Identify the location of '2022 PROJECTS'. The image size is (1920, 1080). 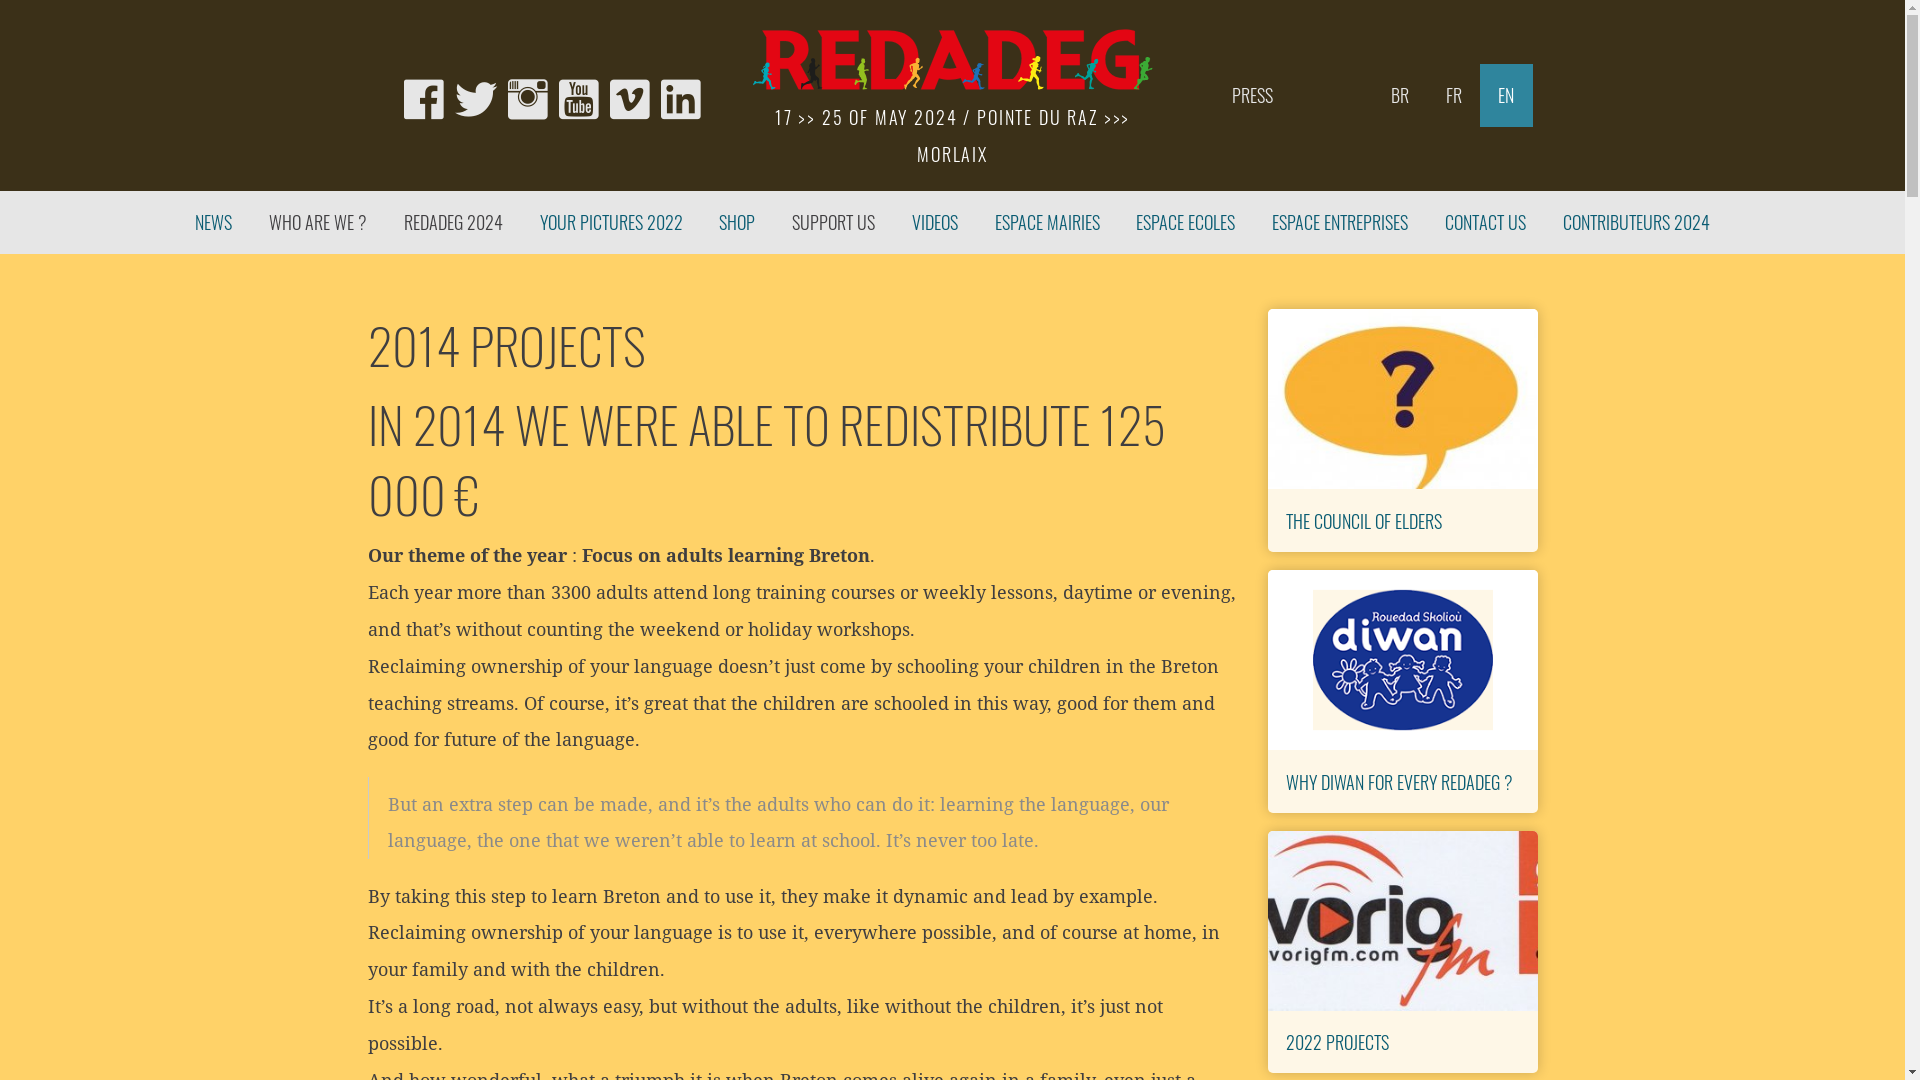
(1337, 1040).